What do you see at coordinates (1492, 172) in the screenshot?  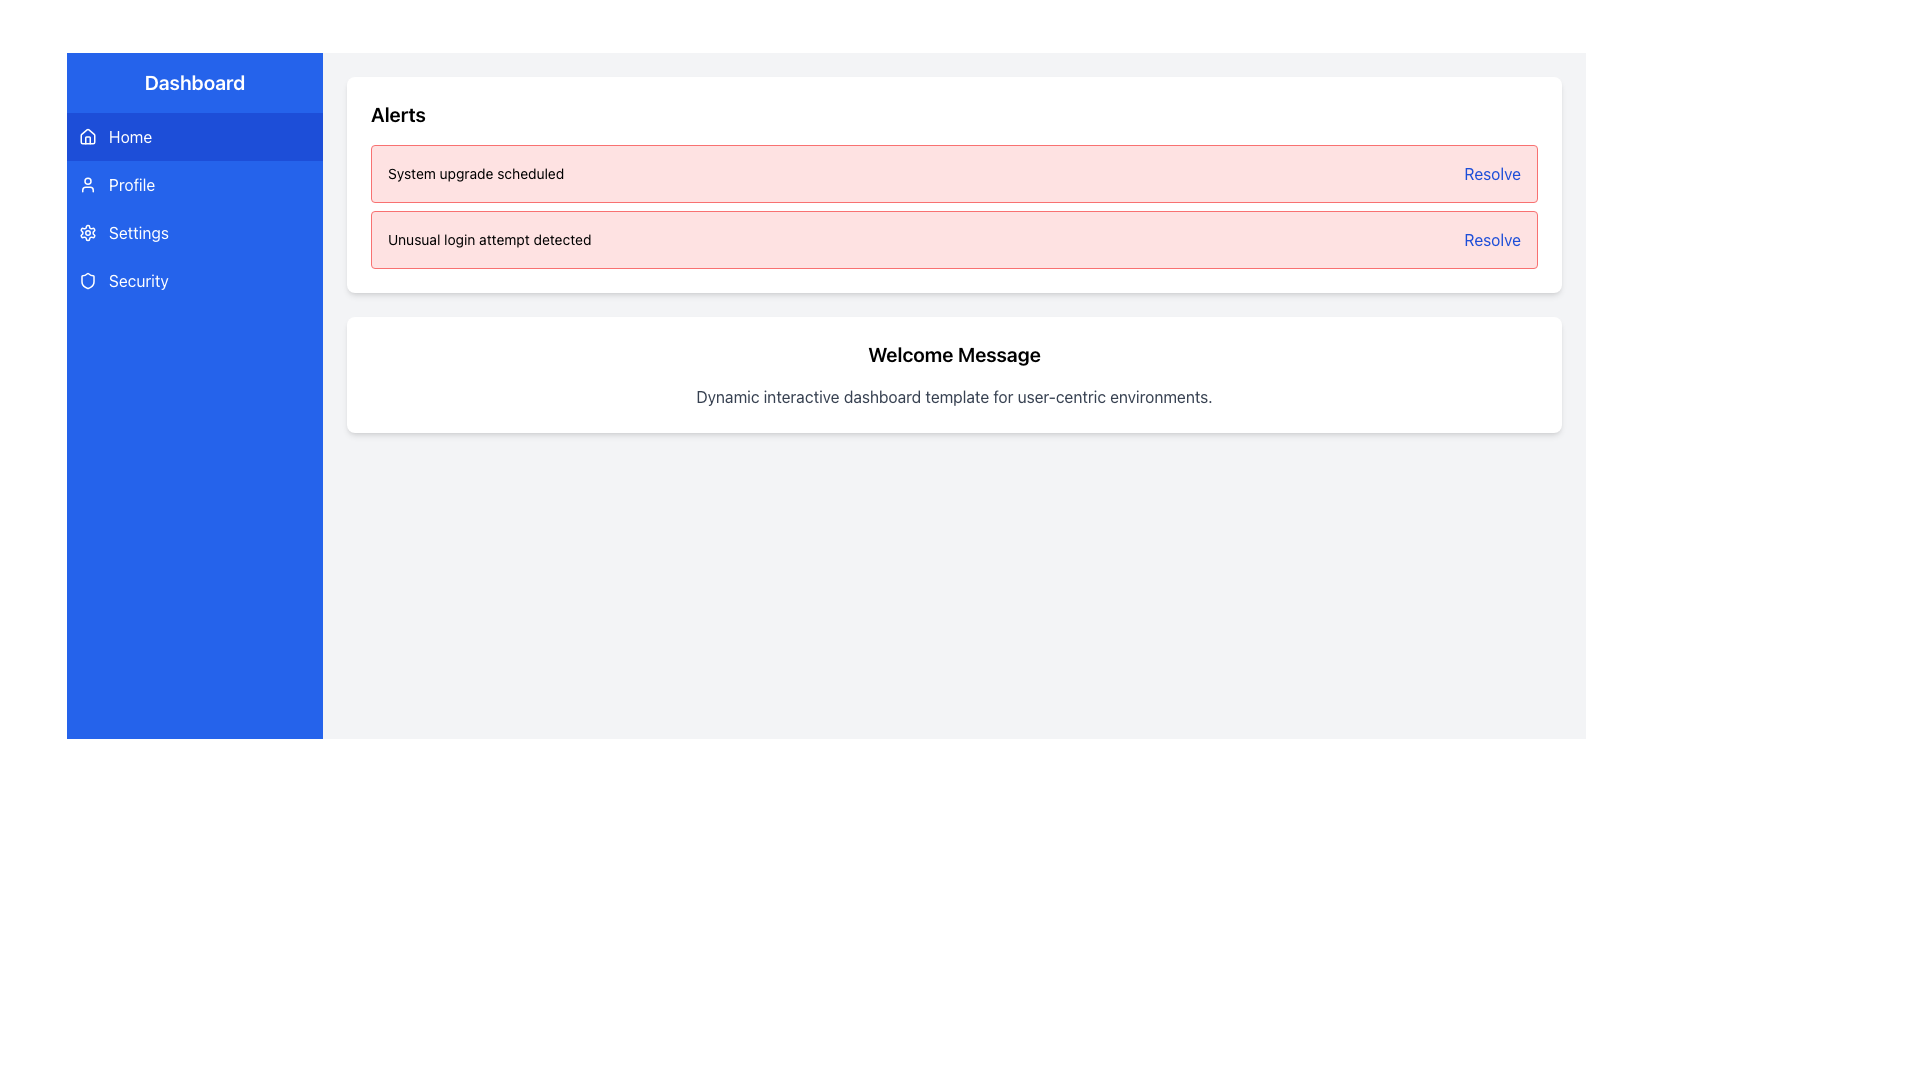 I see `the hyperlink located on the right side of the alert bar labeled 'System upgrade scheduled'` at bounding box center [1492, 172].